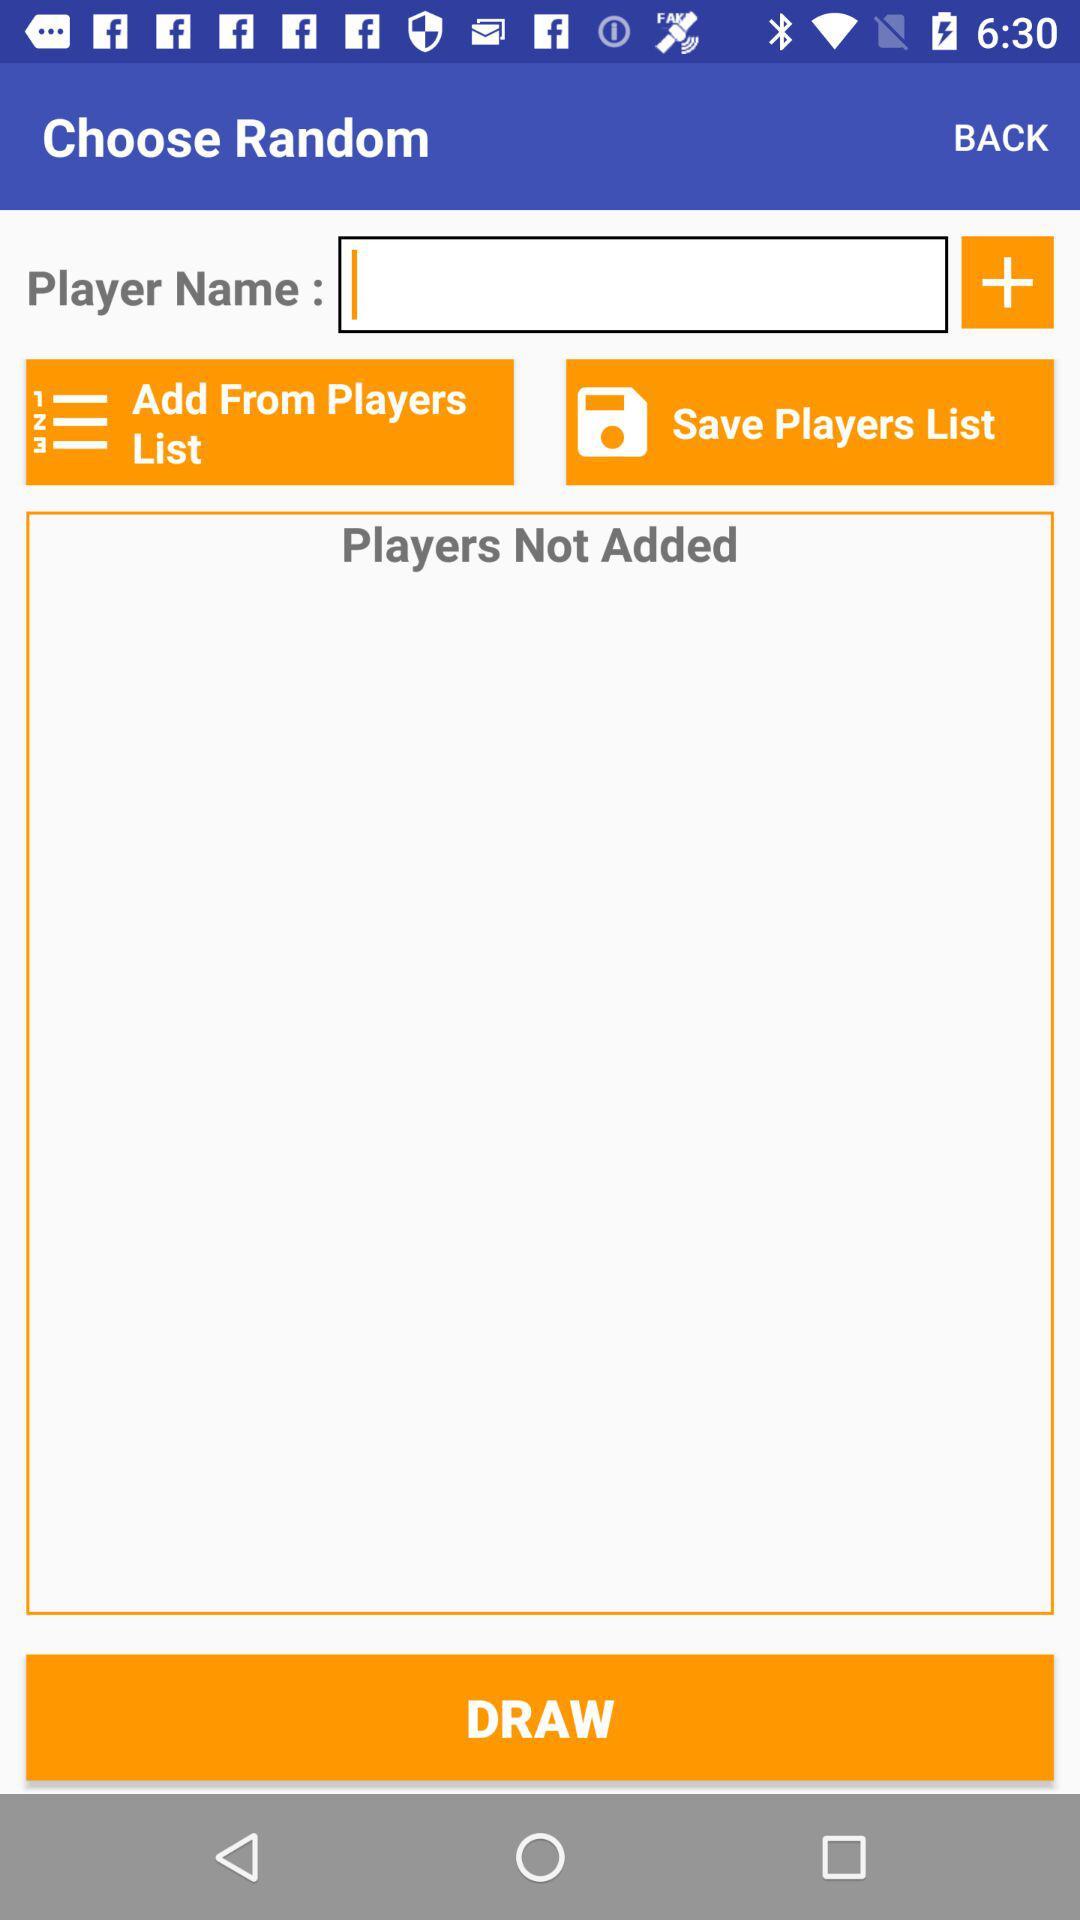  What do you see at coordinates (1007, 281) in the screenshot?
I see `a player name` at bounding box center [1007, 281].